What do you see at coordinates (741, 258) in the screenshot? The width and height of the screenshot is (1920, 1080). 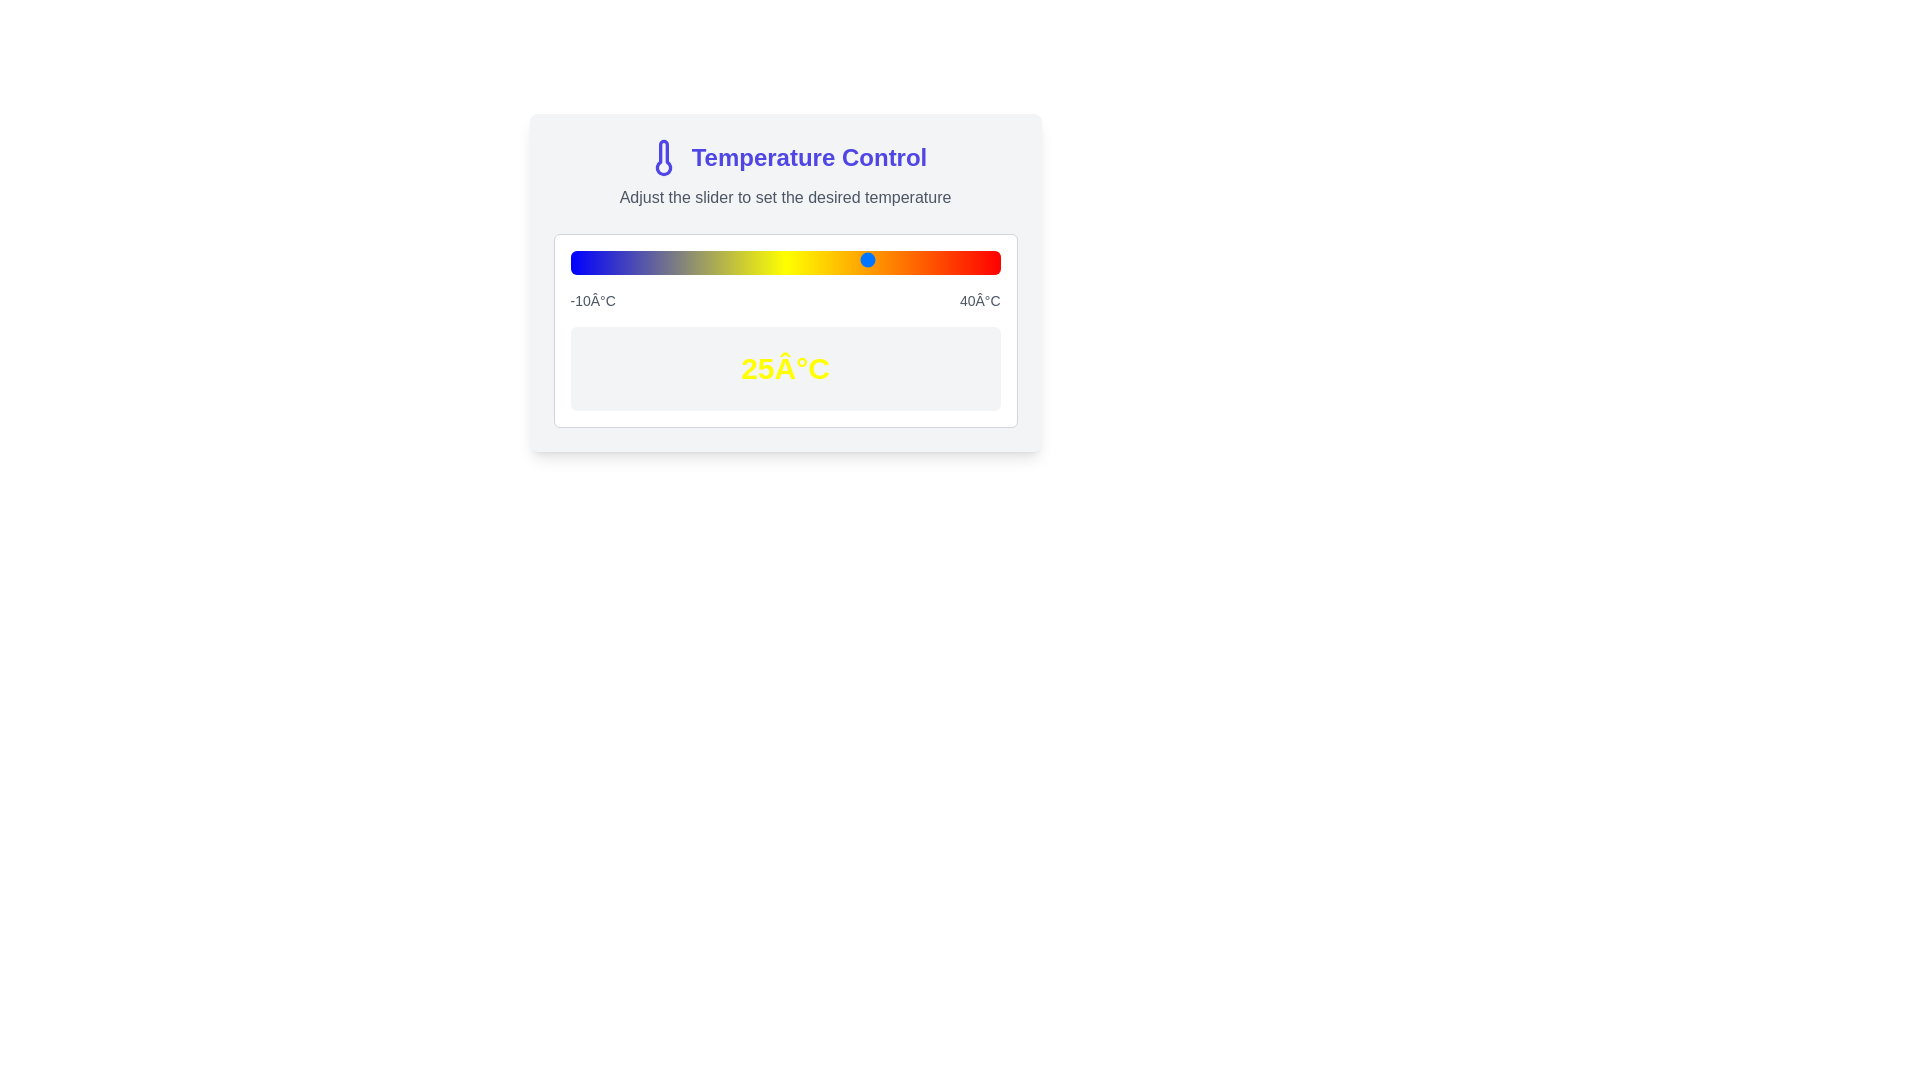 I see `the slider to set the temperature to 10°C` at bounding box center [741, 258].